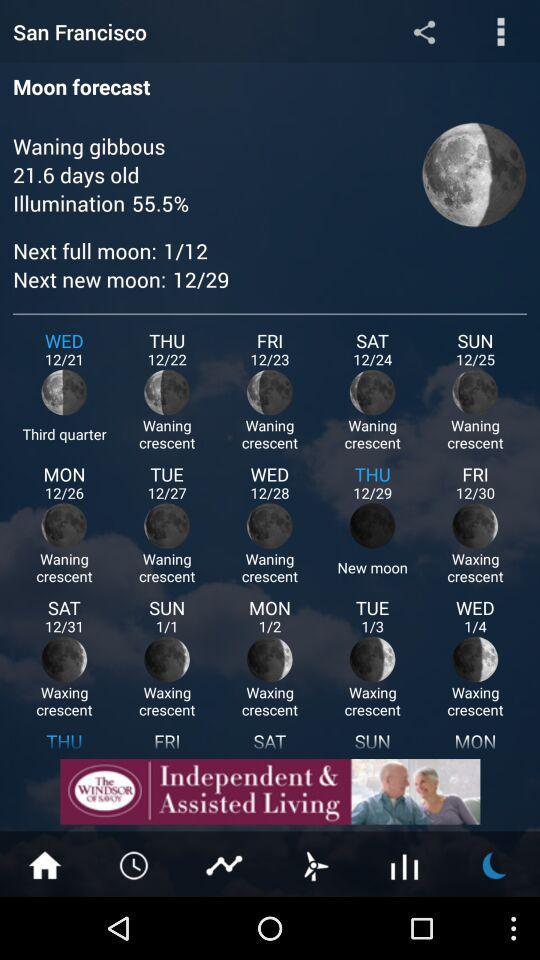 The image size is (540, 960). I want to click on share option, so click(423, 30).